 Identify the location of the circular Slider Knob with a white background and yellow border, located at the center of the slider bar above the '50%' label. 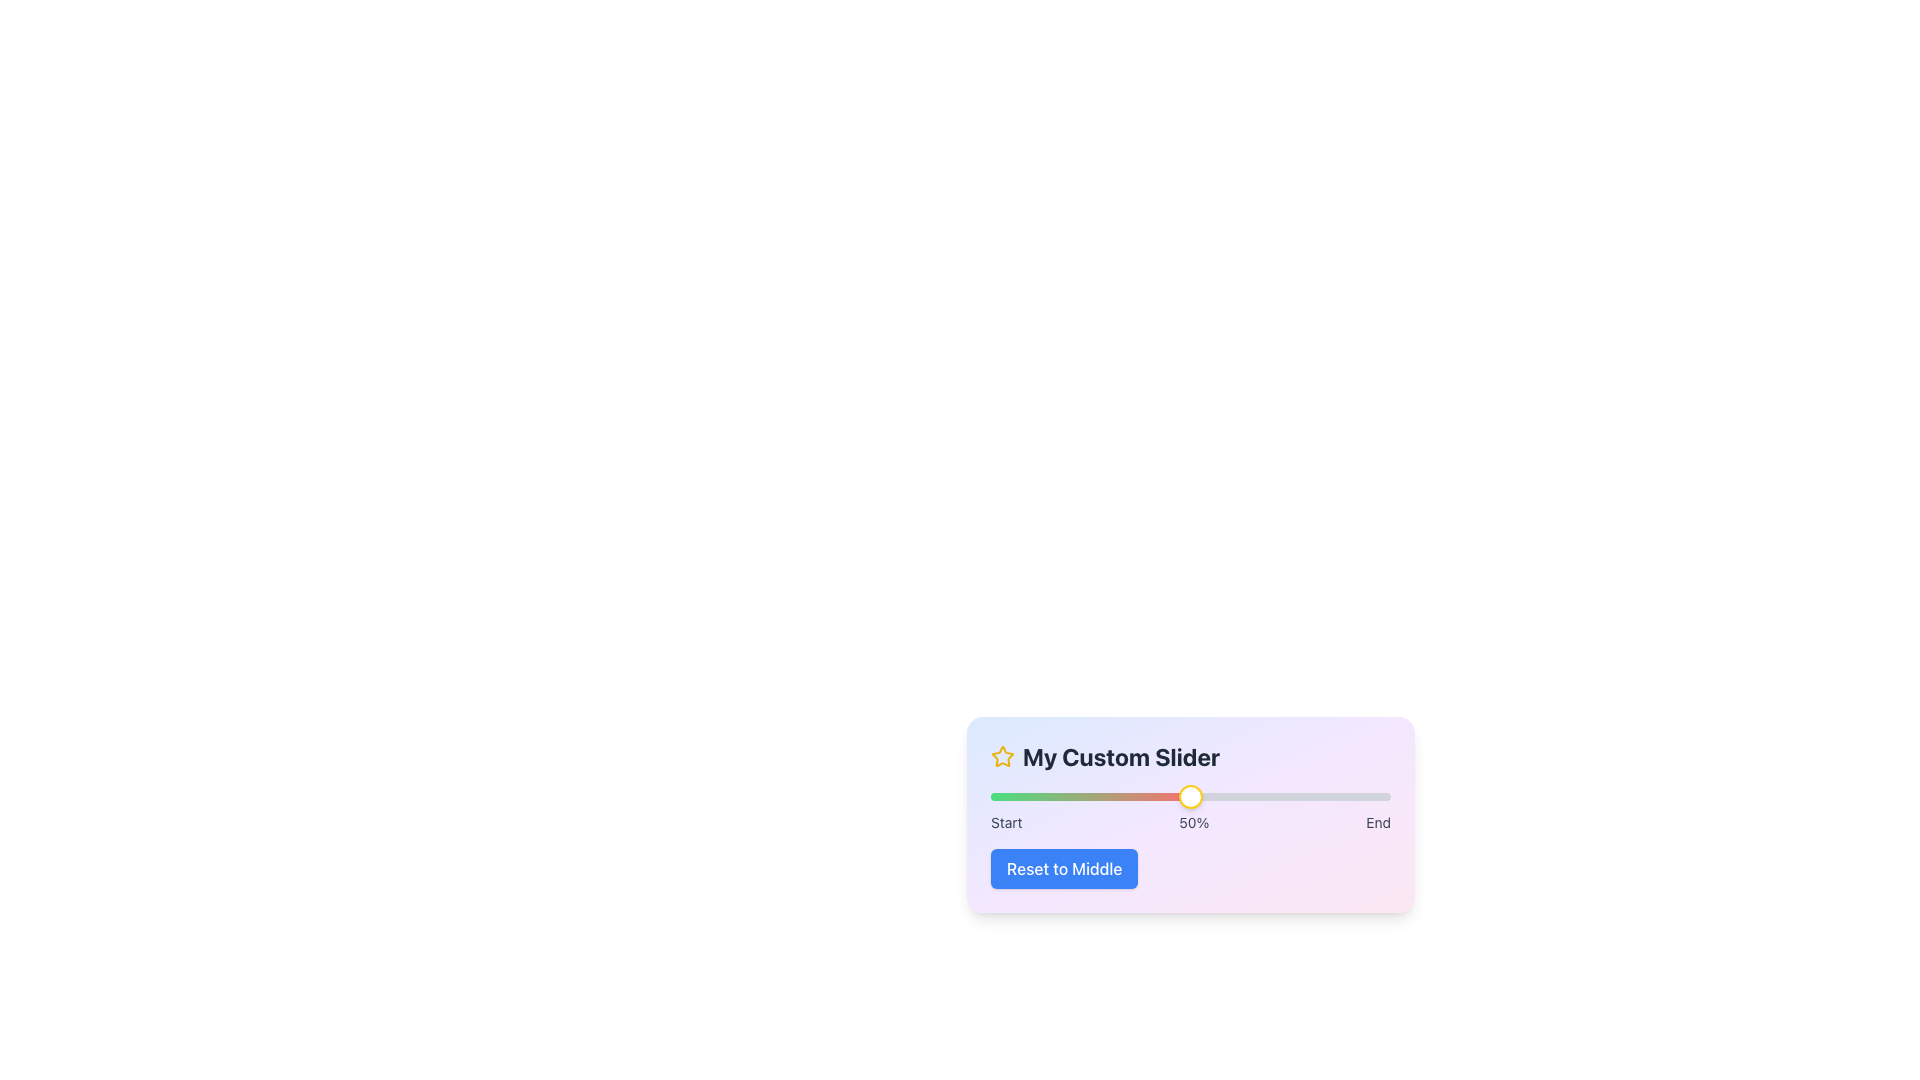
(1190, 796).